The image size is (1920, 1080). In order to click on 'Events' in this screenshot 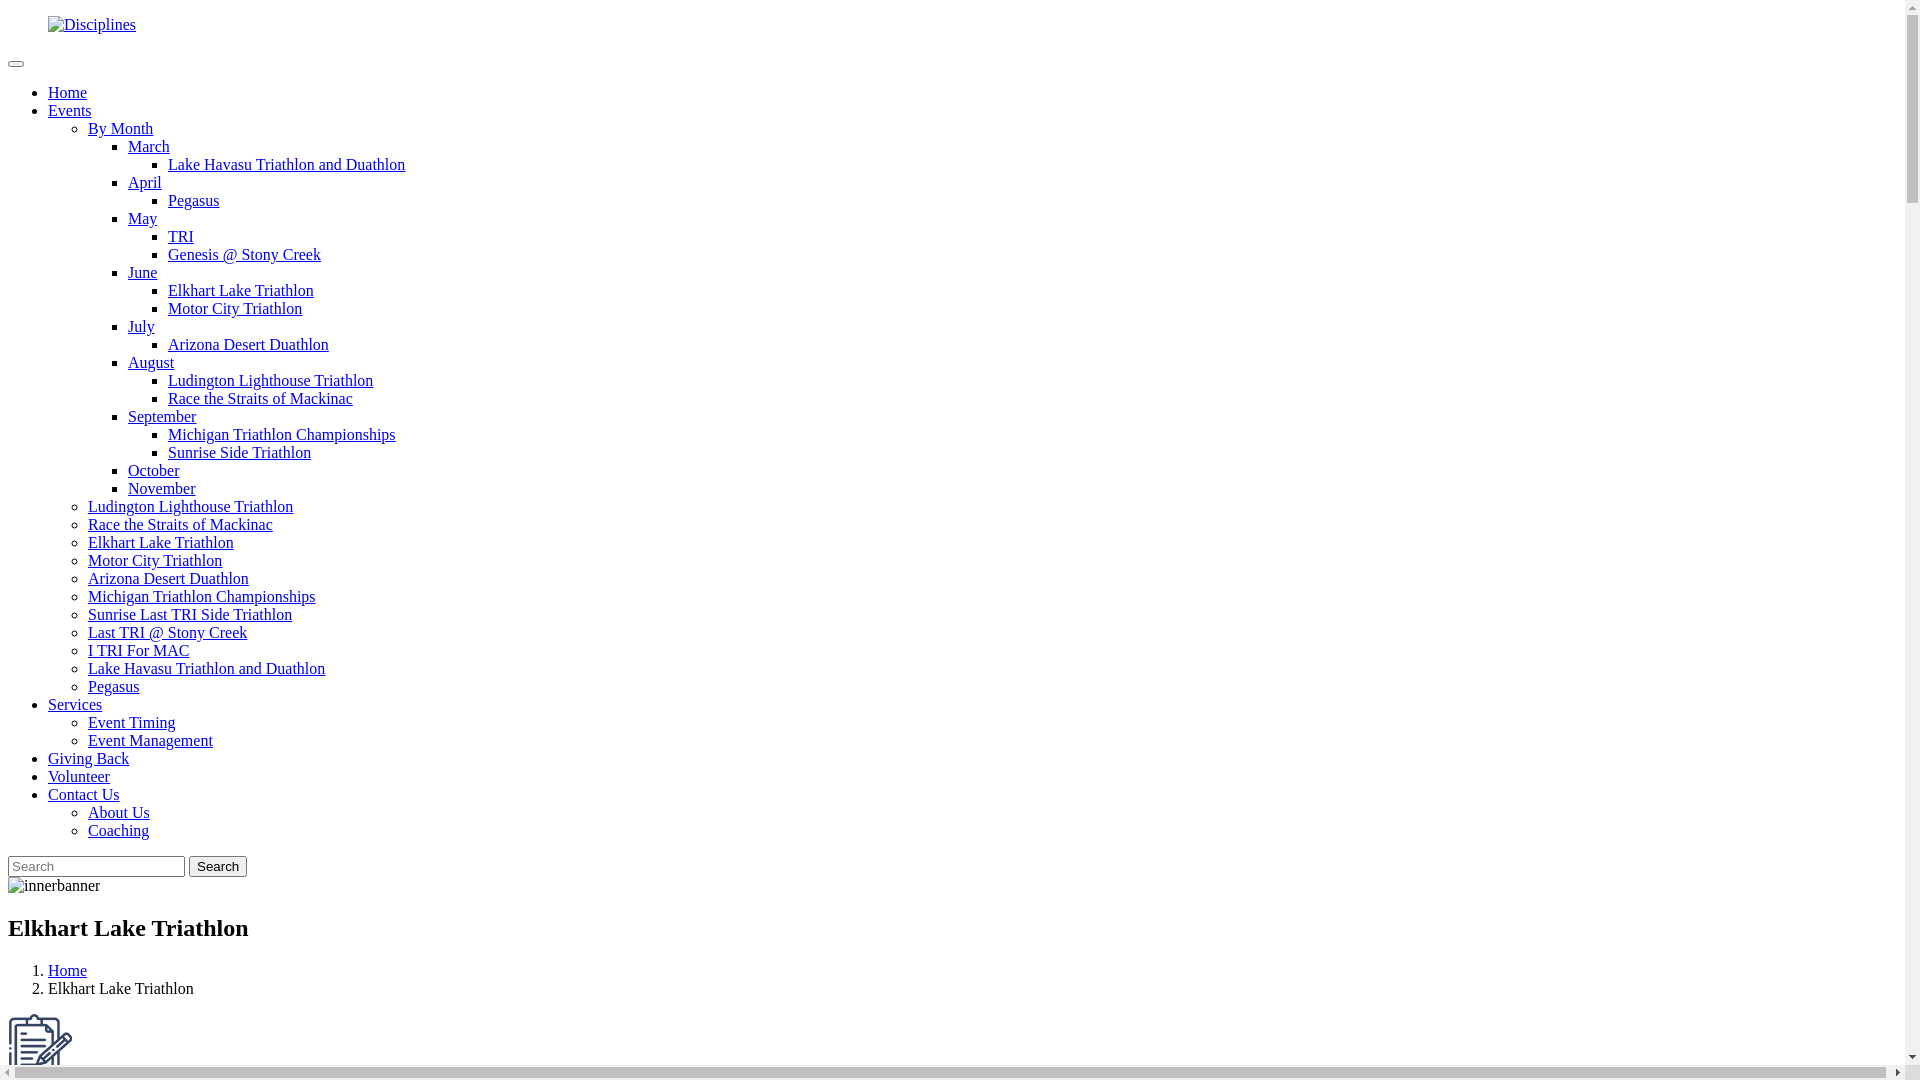, I will do `click(70, 110)`.